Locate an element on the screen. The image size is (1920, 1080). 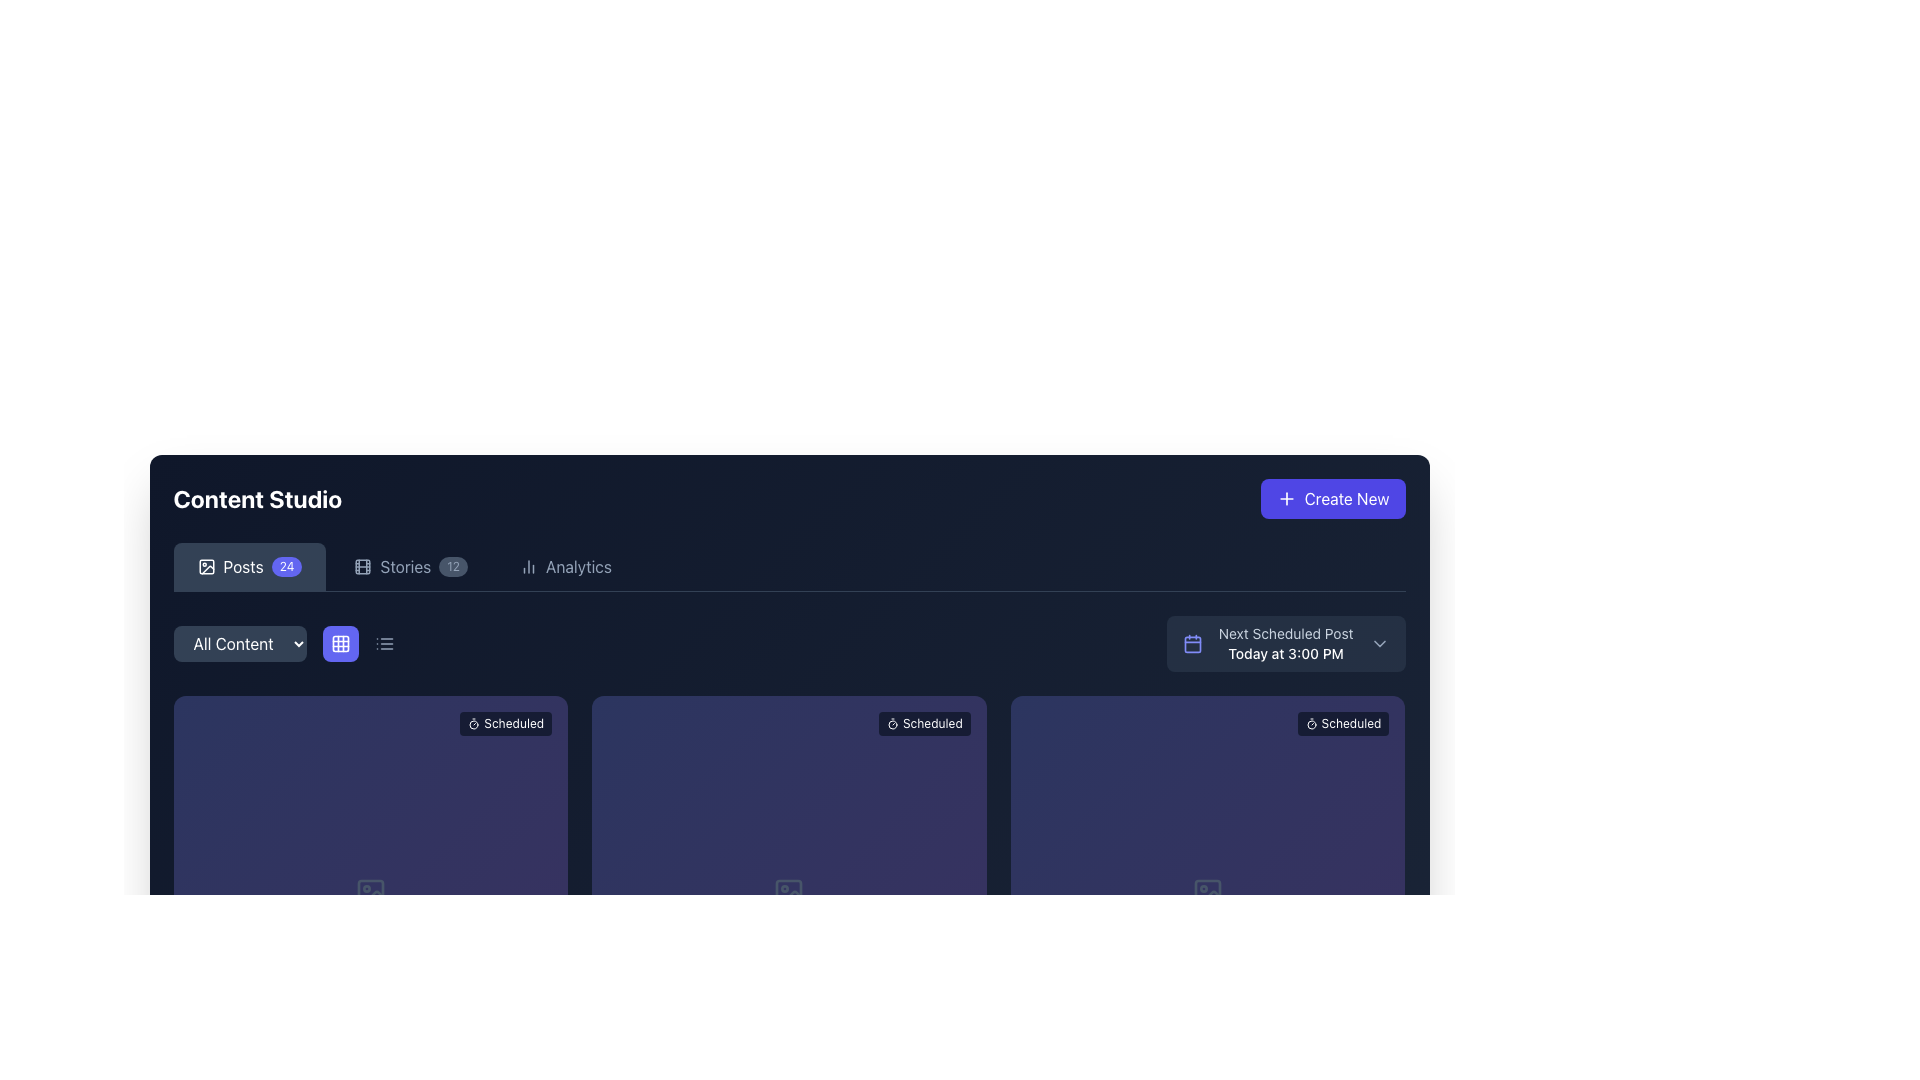
the Icon button for layout toggle located on the top bar, left side next to the 'All Content' dropdown is located at coordinates (340, 644).